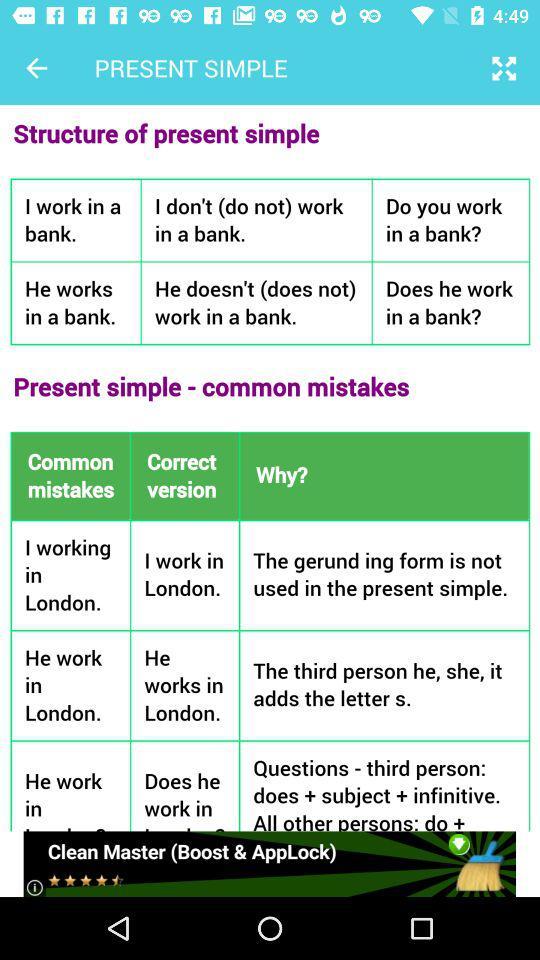 This screenshot has height=960, width=540. I want to click on go back, so click(36, 68).